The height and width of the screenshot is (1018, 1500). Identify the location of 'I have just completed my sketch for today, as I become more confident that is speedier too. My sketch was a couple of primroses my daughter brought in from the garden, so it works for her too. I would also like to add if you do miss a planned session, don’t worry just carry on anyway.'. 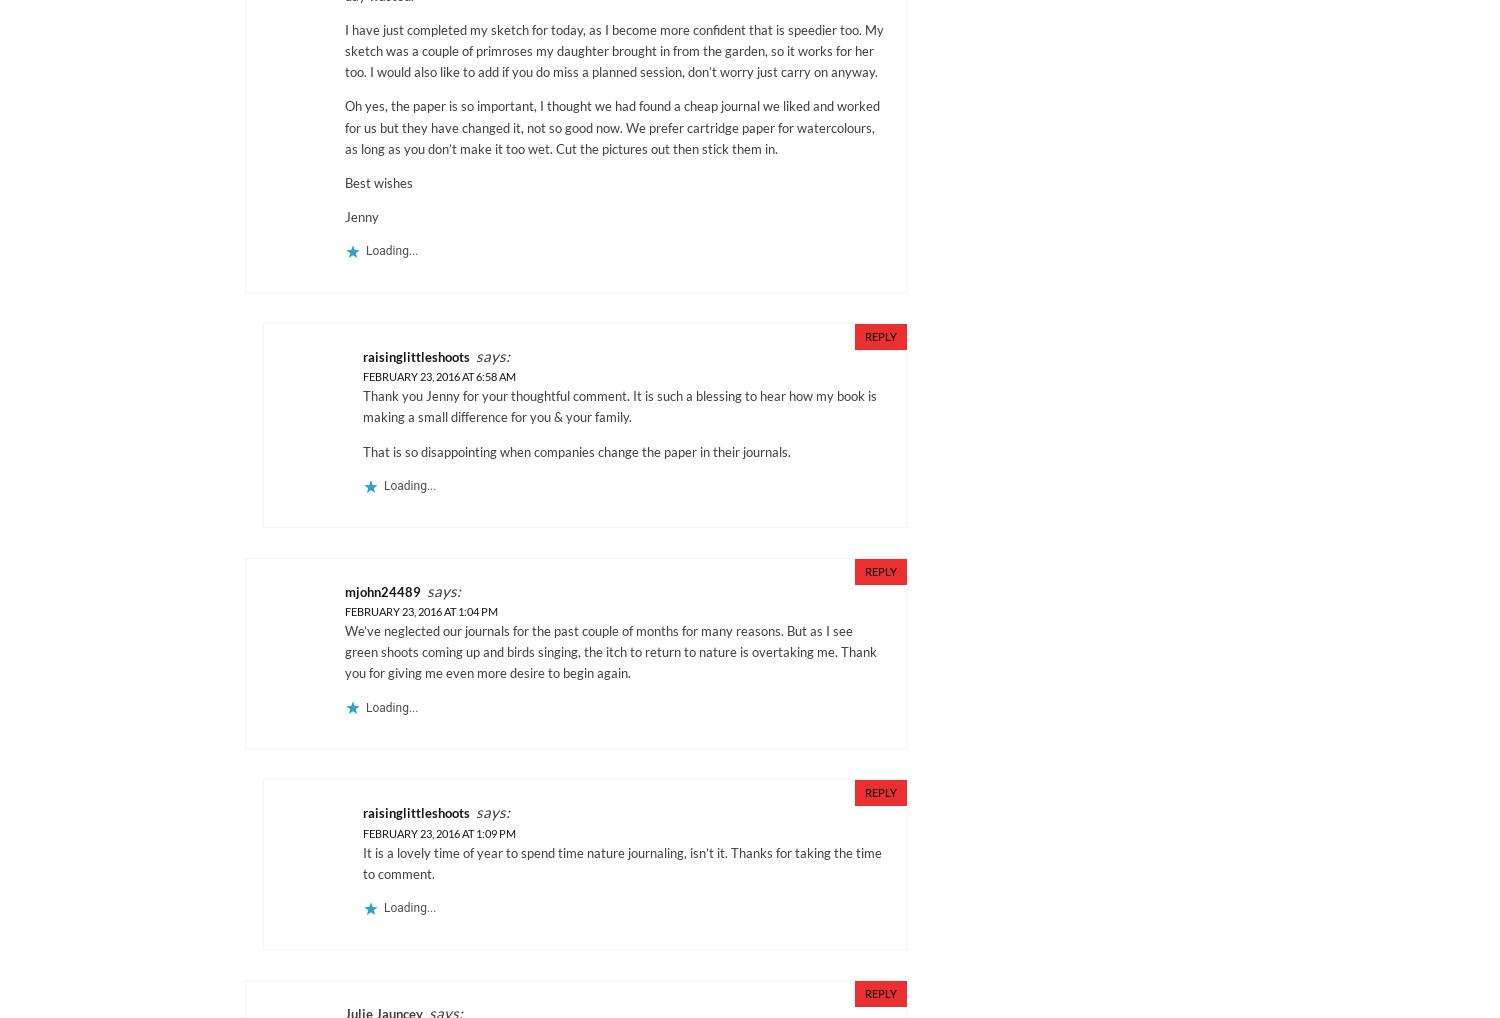
(344, 50).